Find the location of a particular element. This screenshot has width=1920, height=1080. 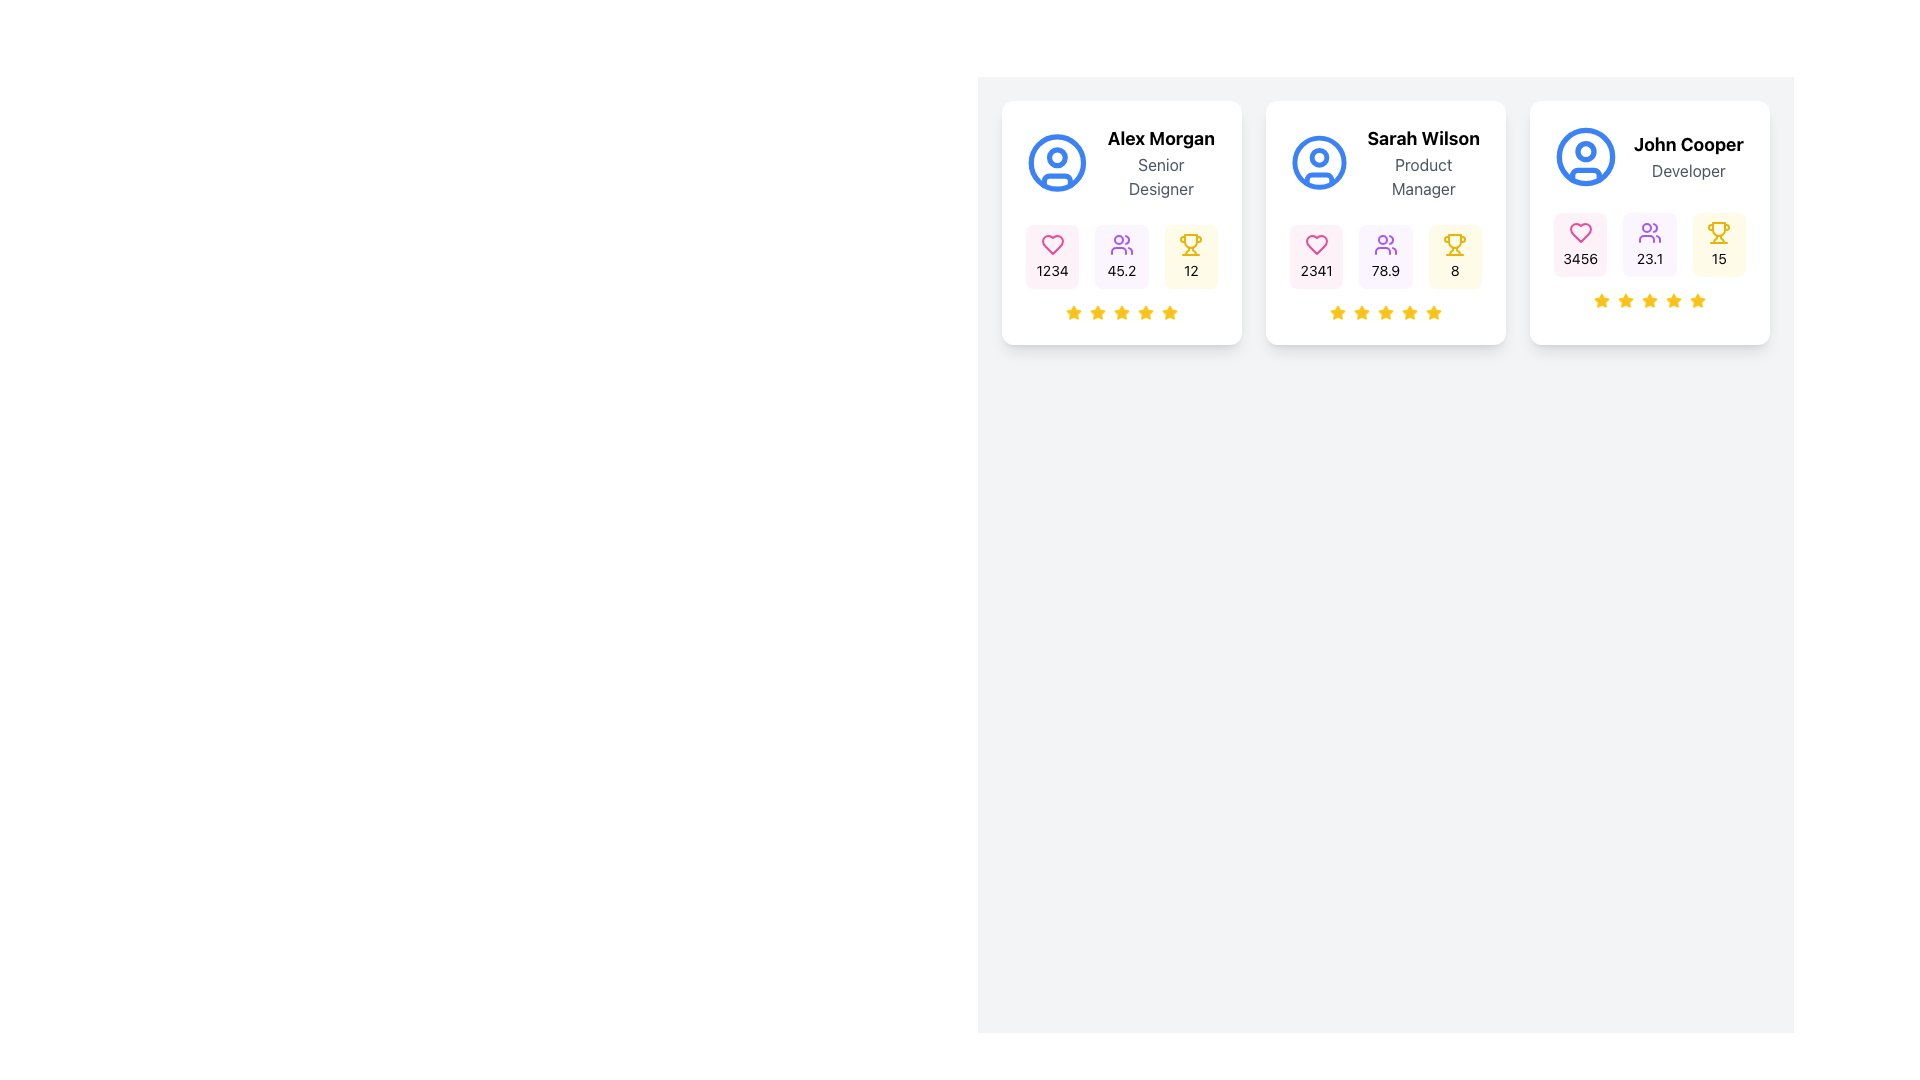

the fourth star-shaped icon from the left in the rating section of the first profile card, which is filled with yellow and outlined in black is located at coordinates (1146, 312).